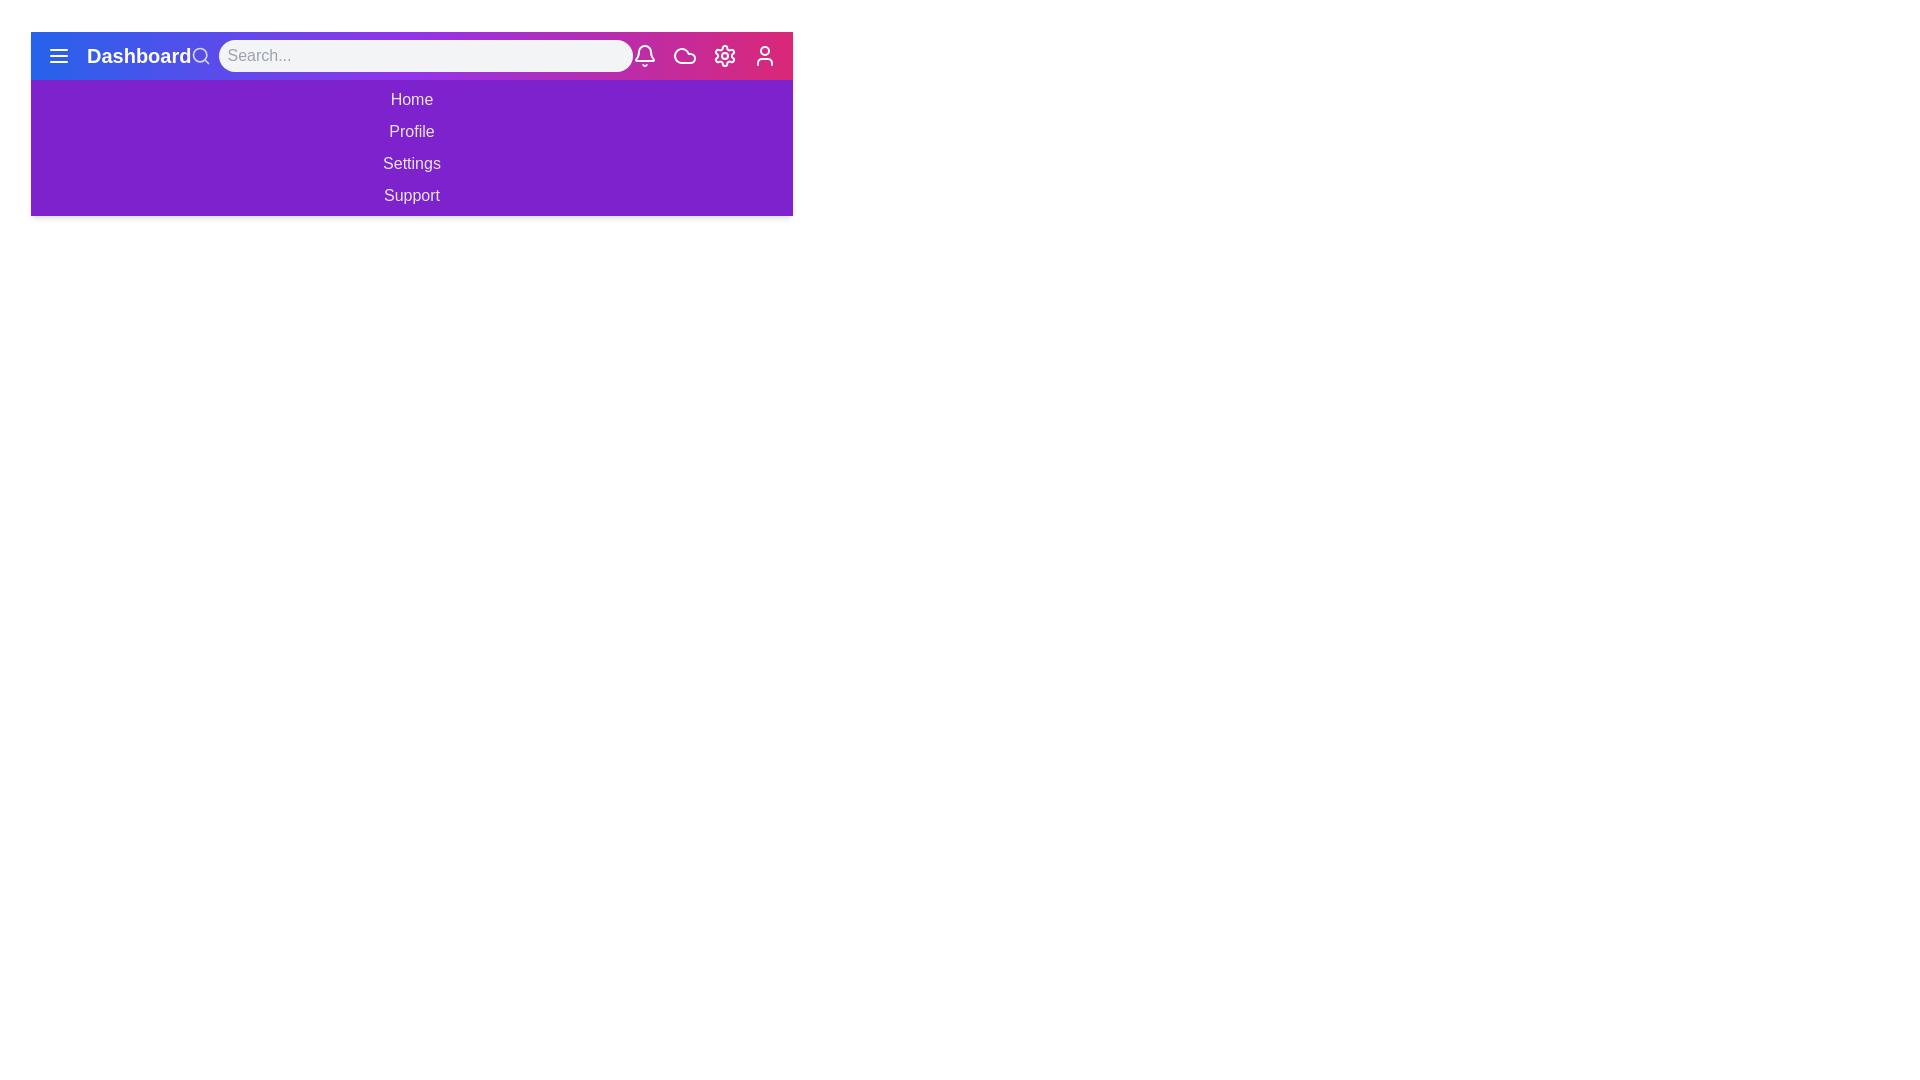 This screenshot has width=1920, height=1080. What do you see at coordinates (723, 55) in the screenshot?
I see `the settings icon in the app bar` at bounding box center [723, 55].